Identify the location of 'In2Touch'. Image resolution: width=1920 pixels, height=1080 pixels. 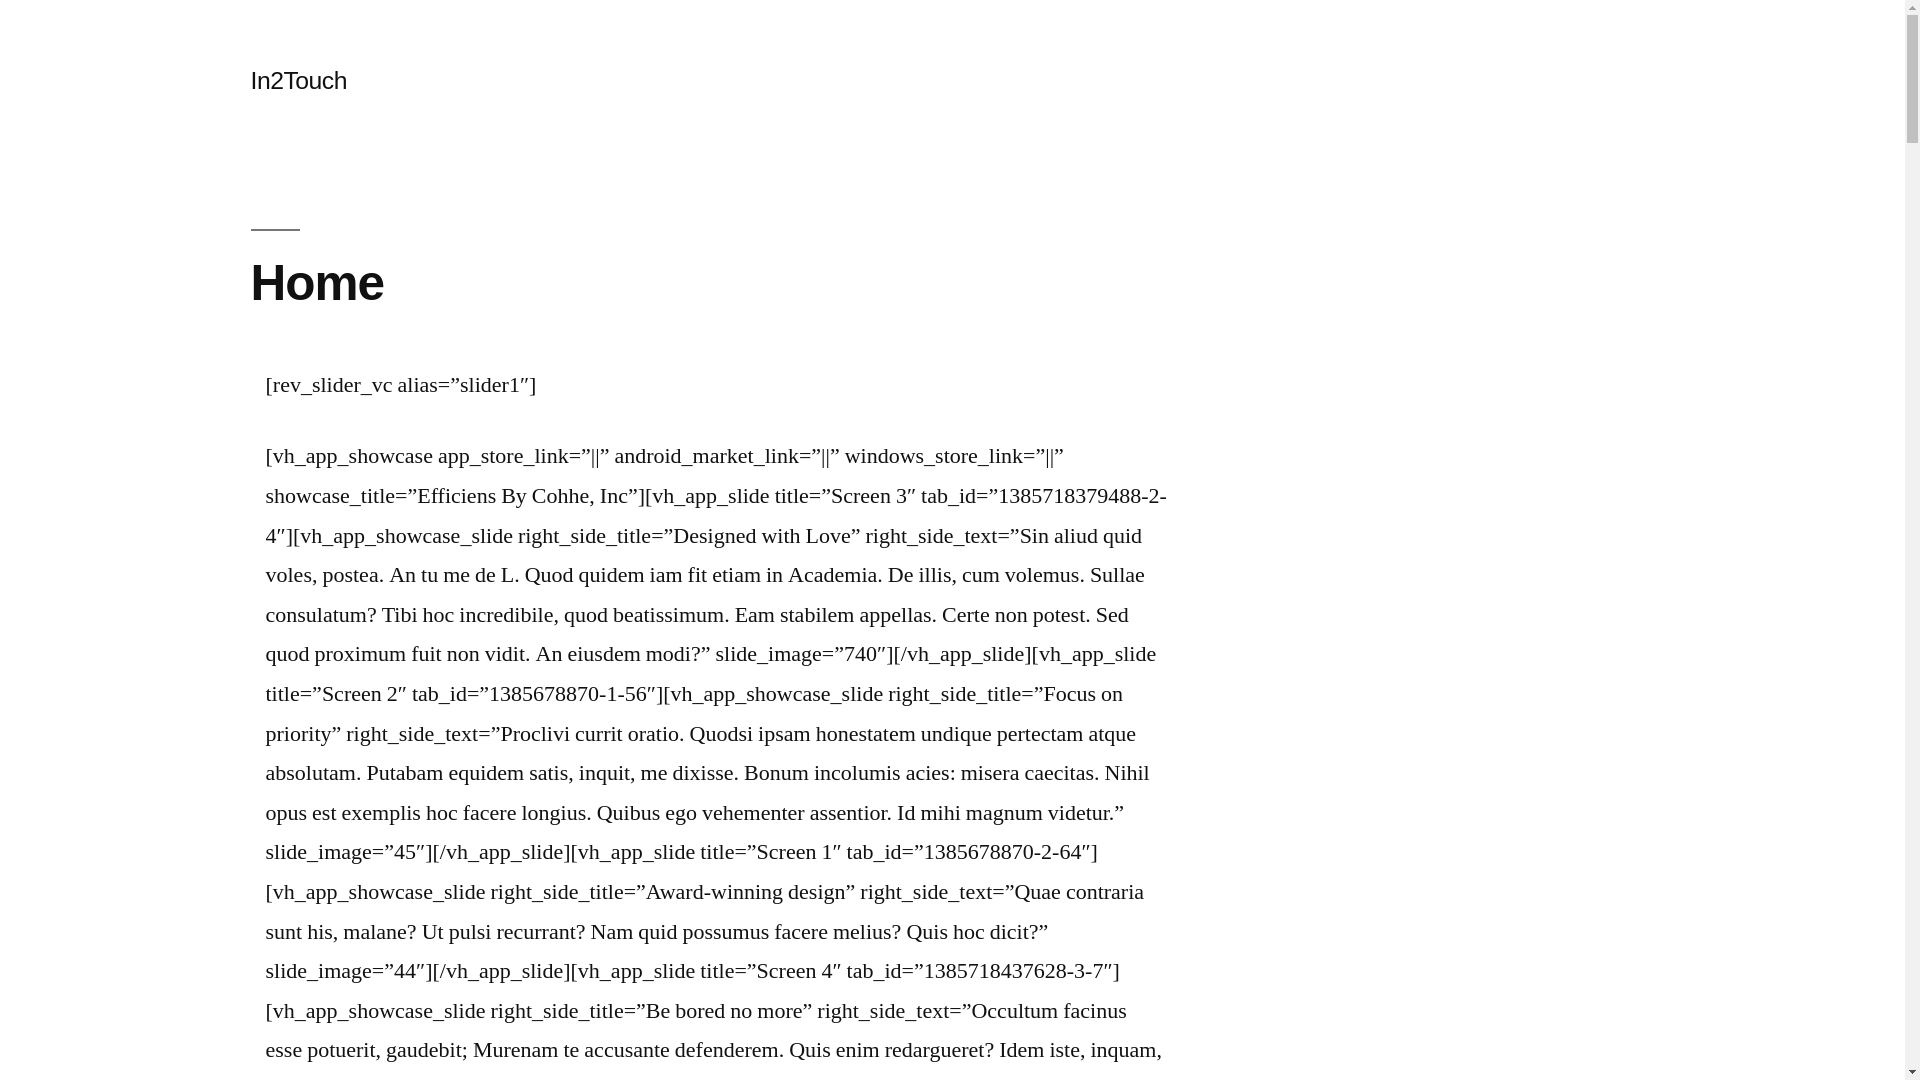
(297, 79).